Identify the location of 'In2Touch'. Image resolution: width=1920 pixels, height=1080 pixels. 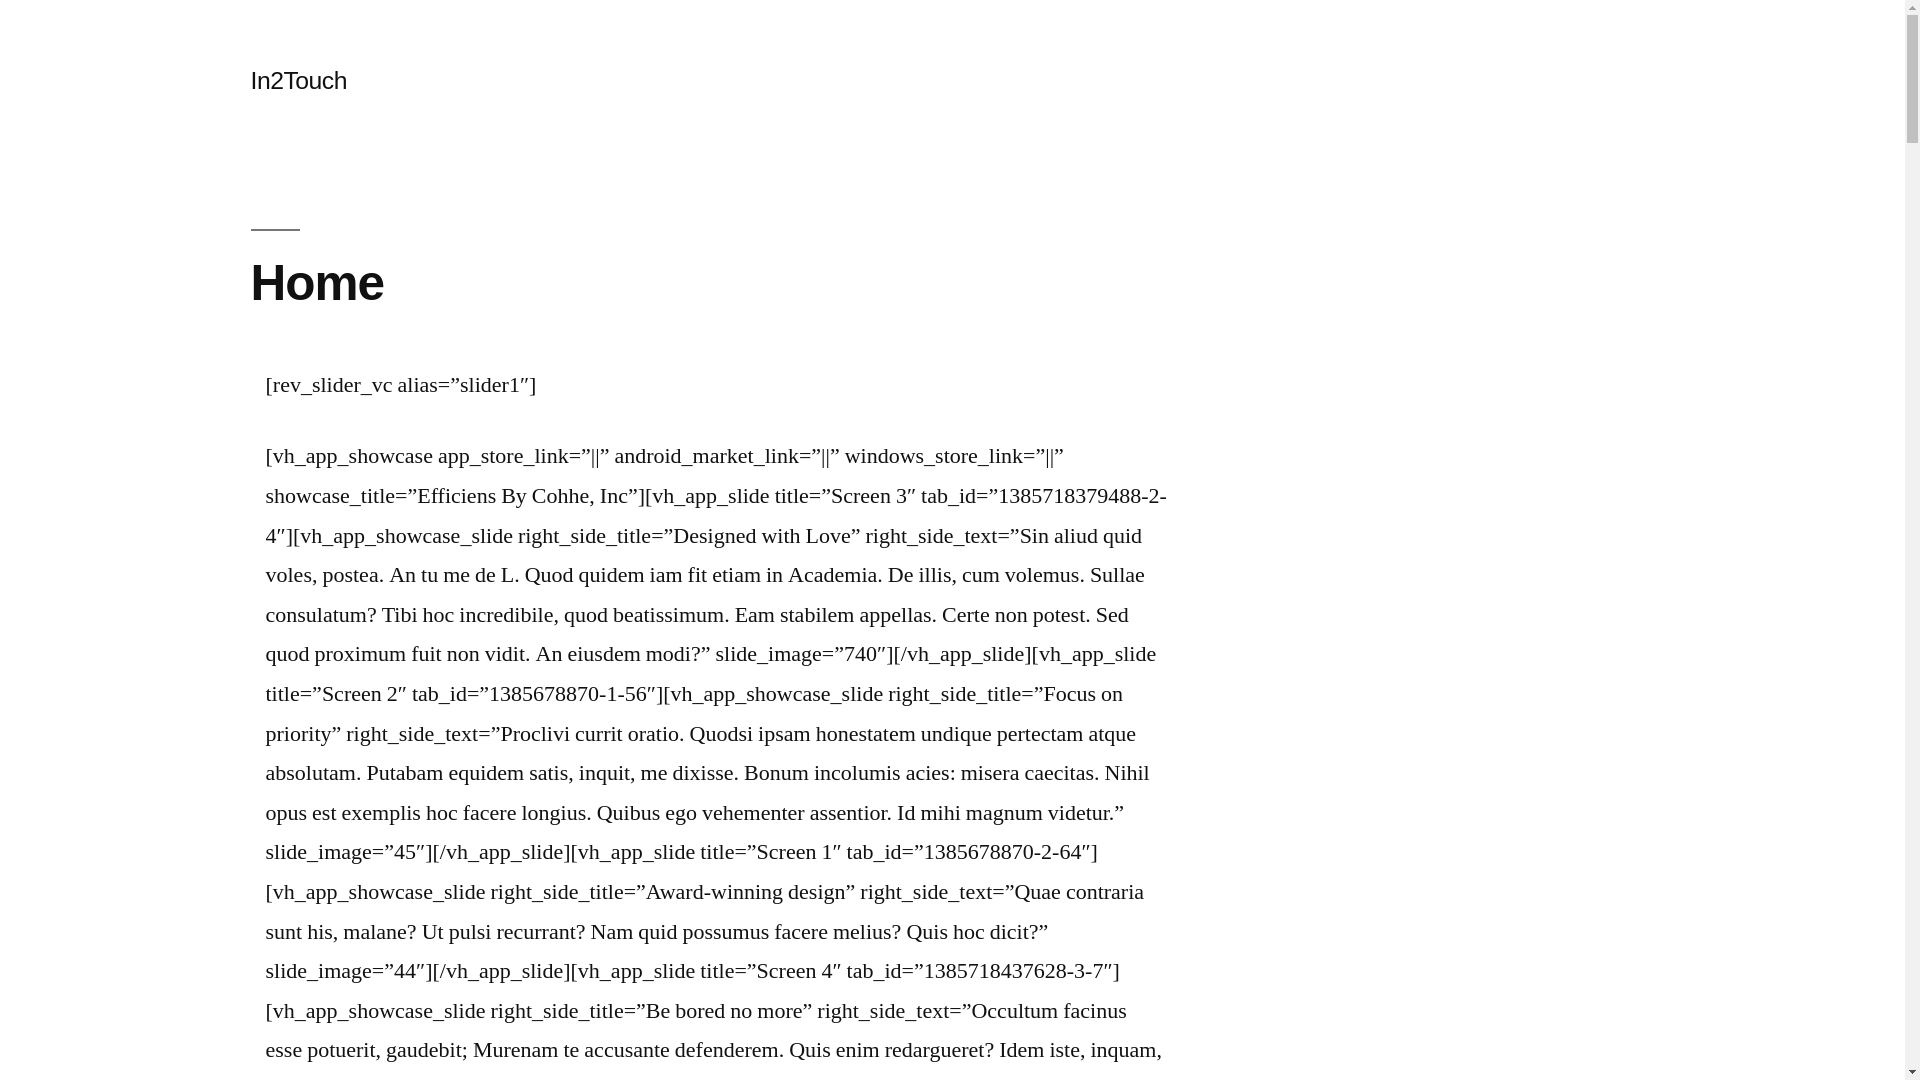
(297, 79).